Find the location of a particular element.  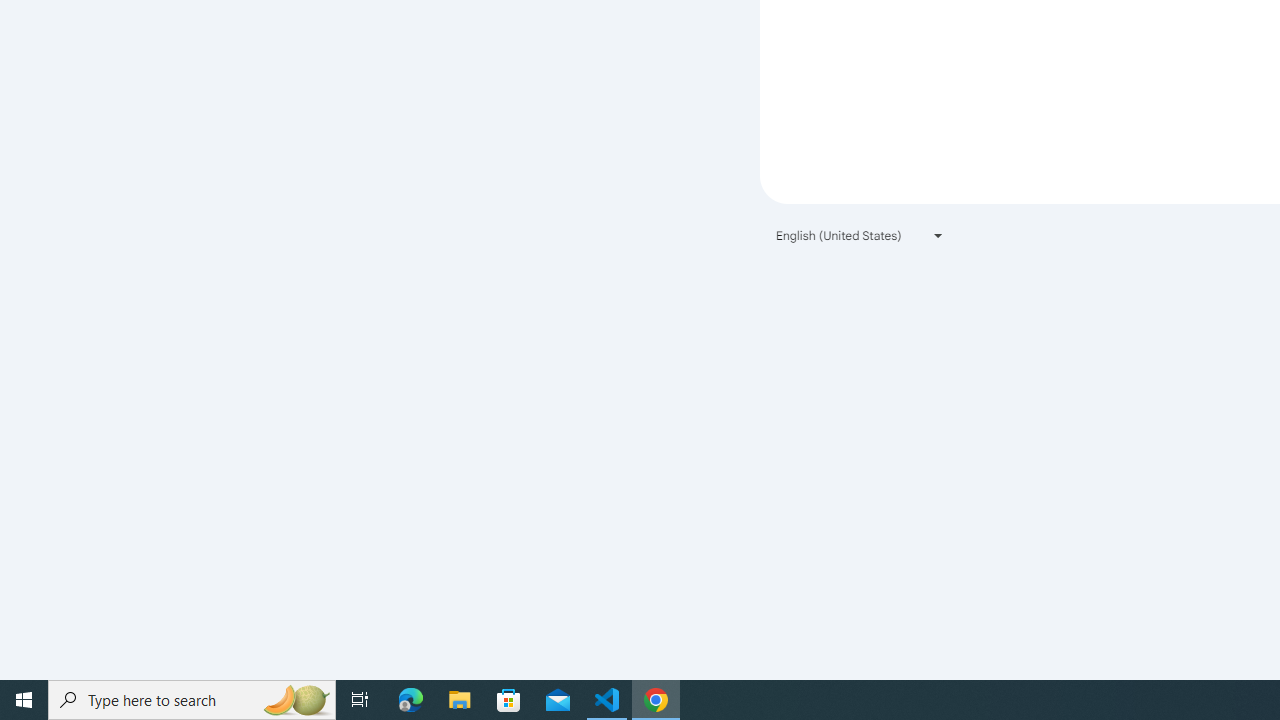

'English (United States)' is located at coordinates (860, 234).